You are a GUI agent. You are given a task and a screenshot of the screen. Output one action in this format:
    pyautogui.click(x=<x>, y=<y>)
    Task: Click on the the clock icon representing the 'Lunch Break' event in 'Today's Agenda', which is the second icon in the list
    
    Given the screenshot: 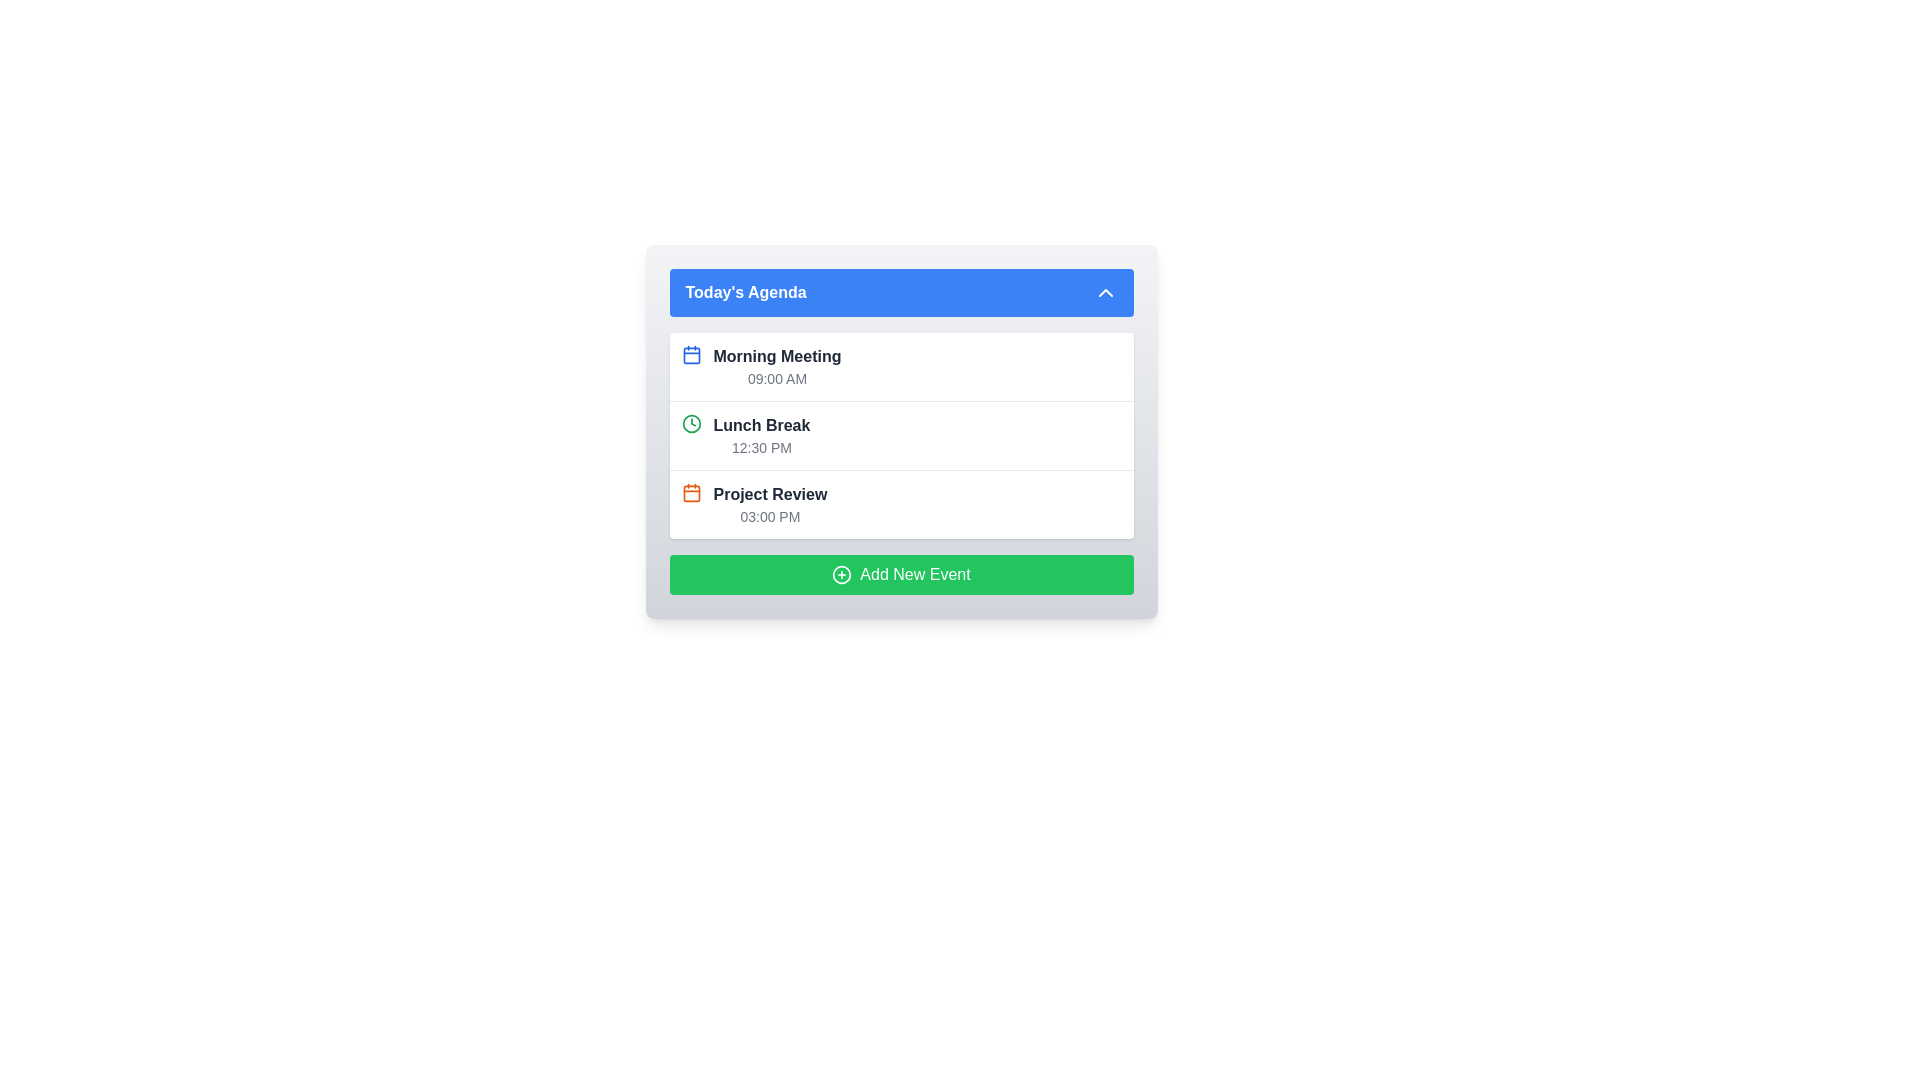 What is the action you would take?
    pyautogui.click(x=691, y=423)
    